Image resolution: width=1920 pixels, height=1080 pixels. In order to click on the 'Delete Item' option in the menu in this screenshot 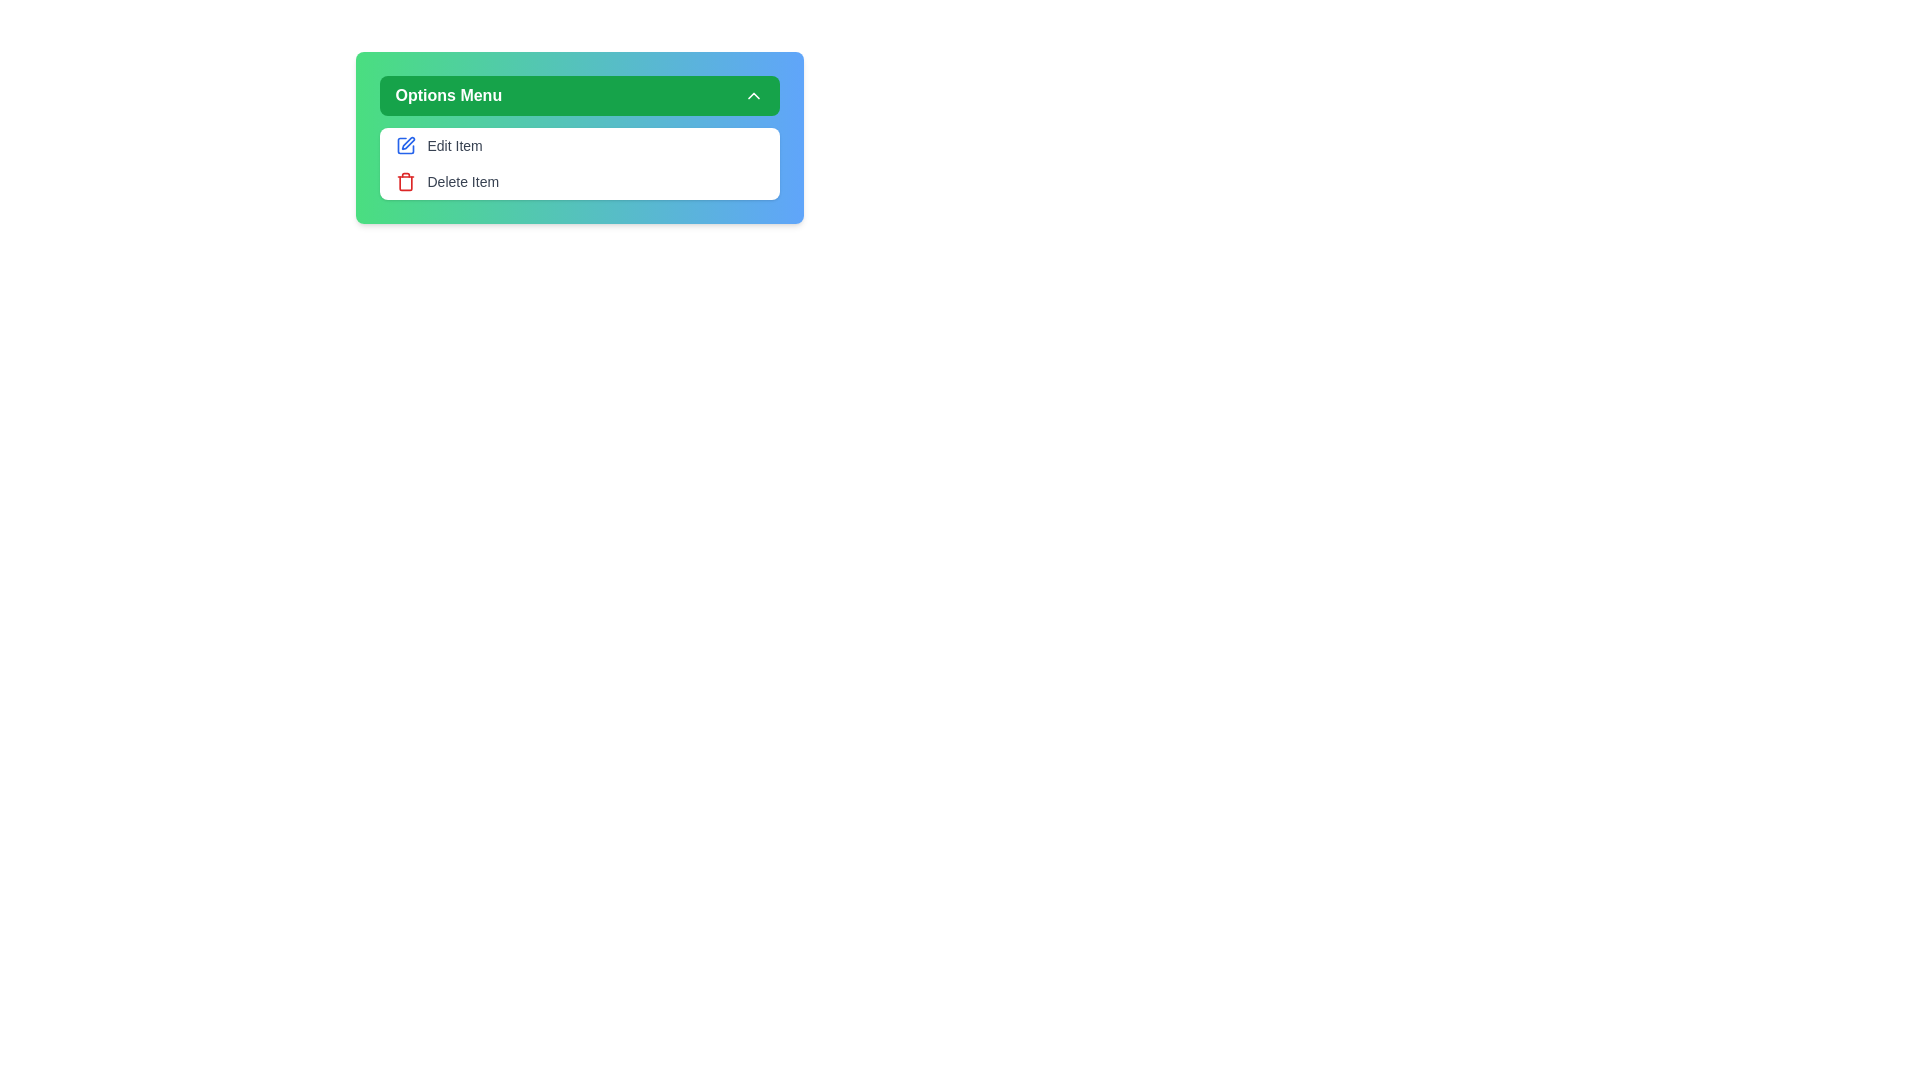, I will do `click(578, 181)`.